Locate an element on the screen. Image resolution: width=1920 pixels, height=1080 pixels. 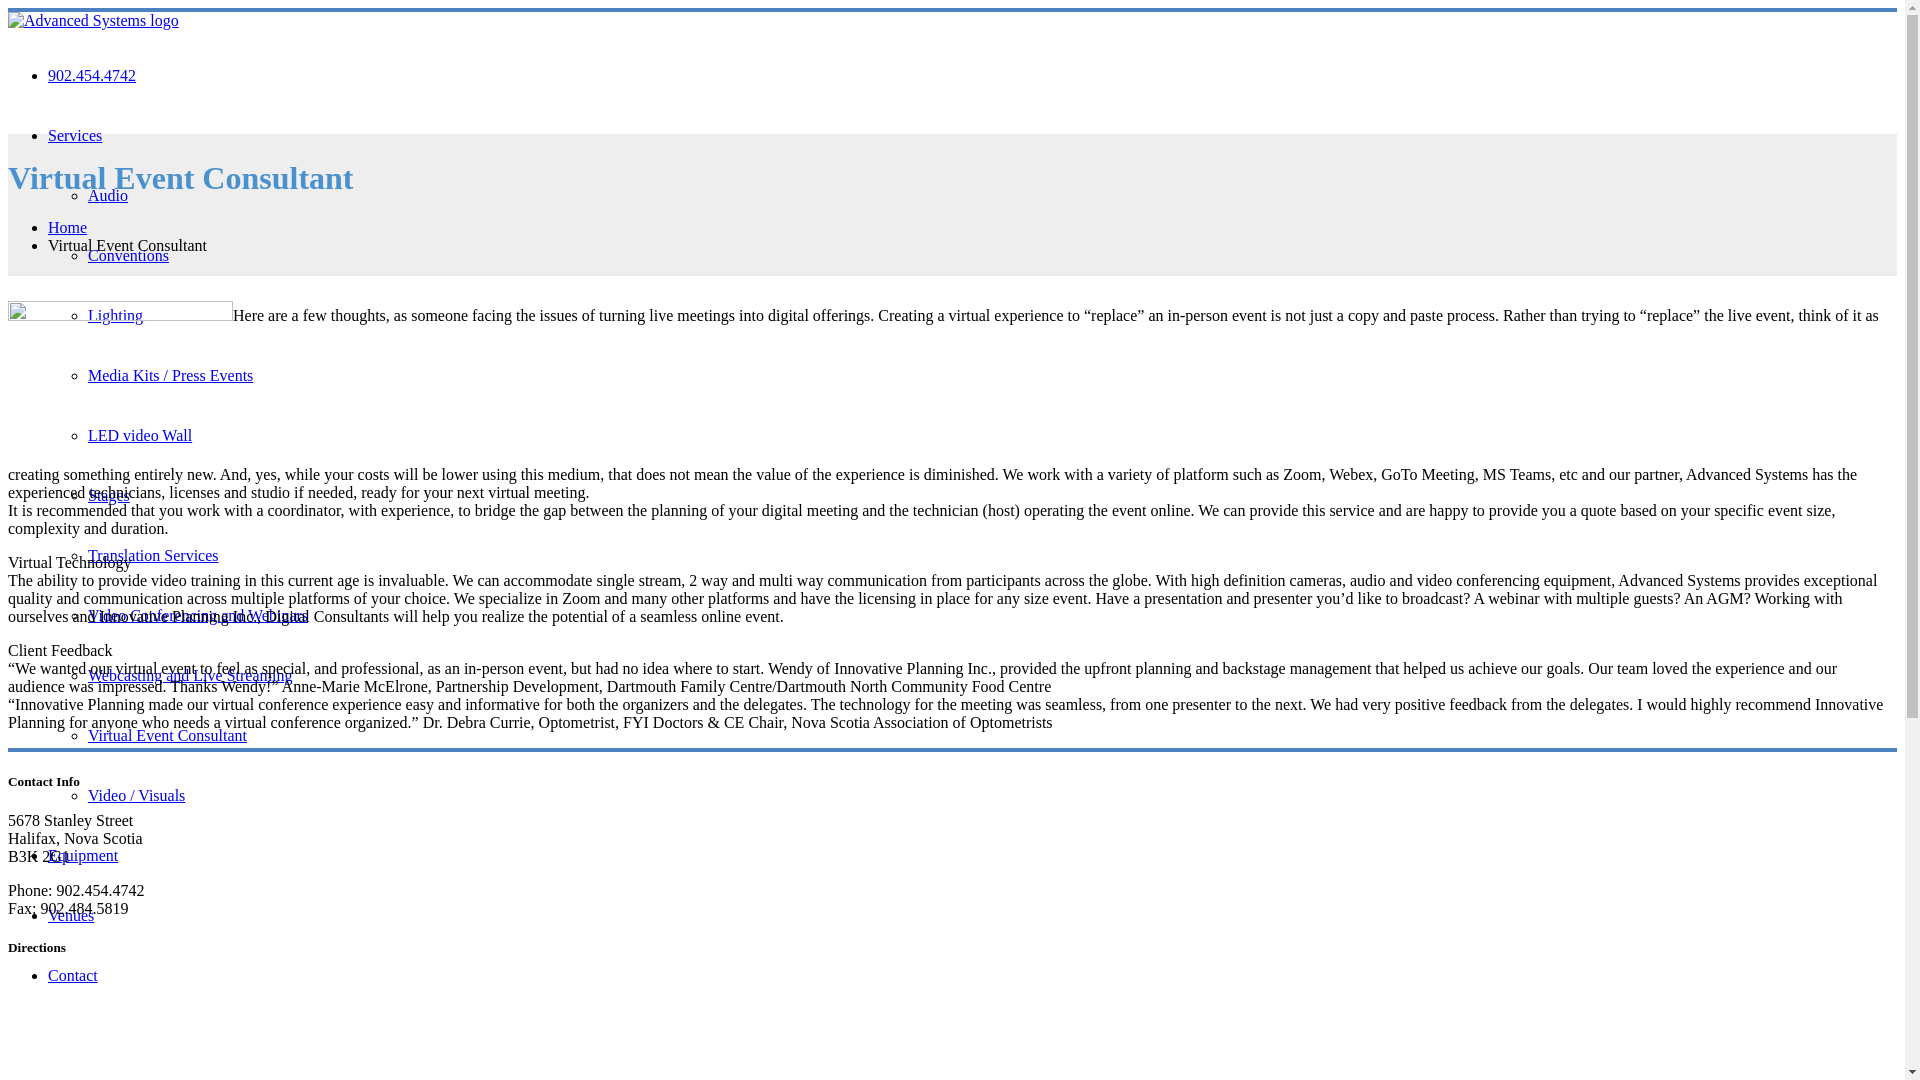
'Virtual Event Consultant' is located at coordinates (167, 735).